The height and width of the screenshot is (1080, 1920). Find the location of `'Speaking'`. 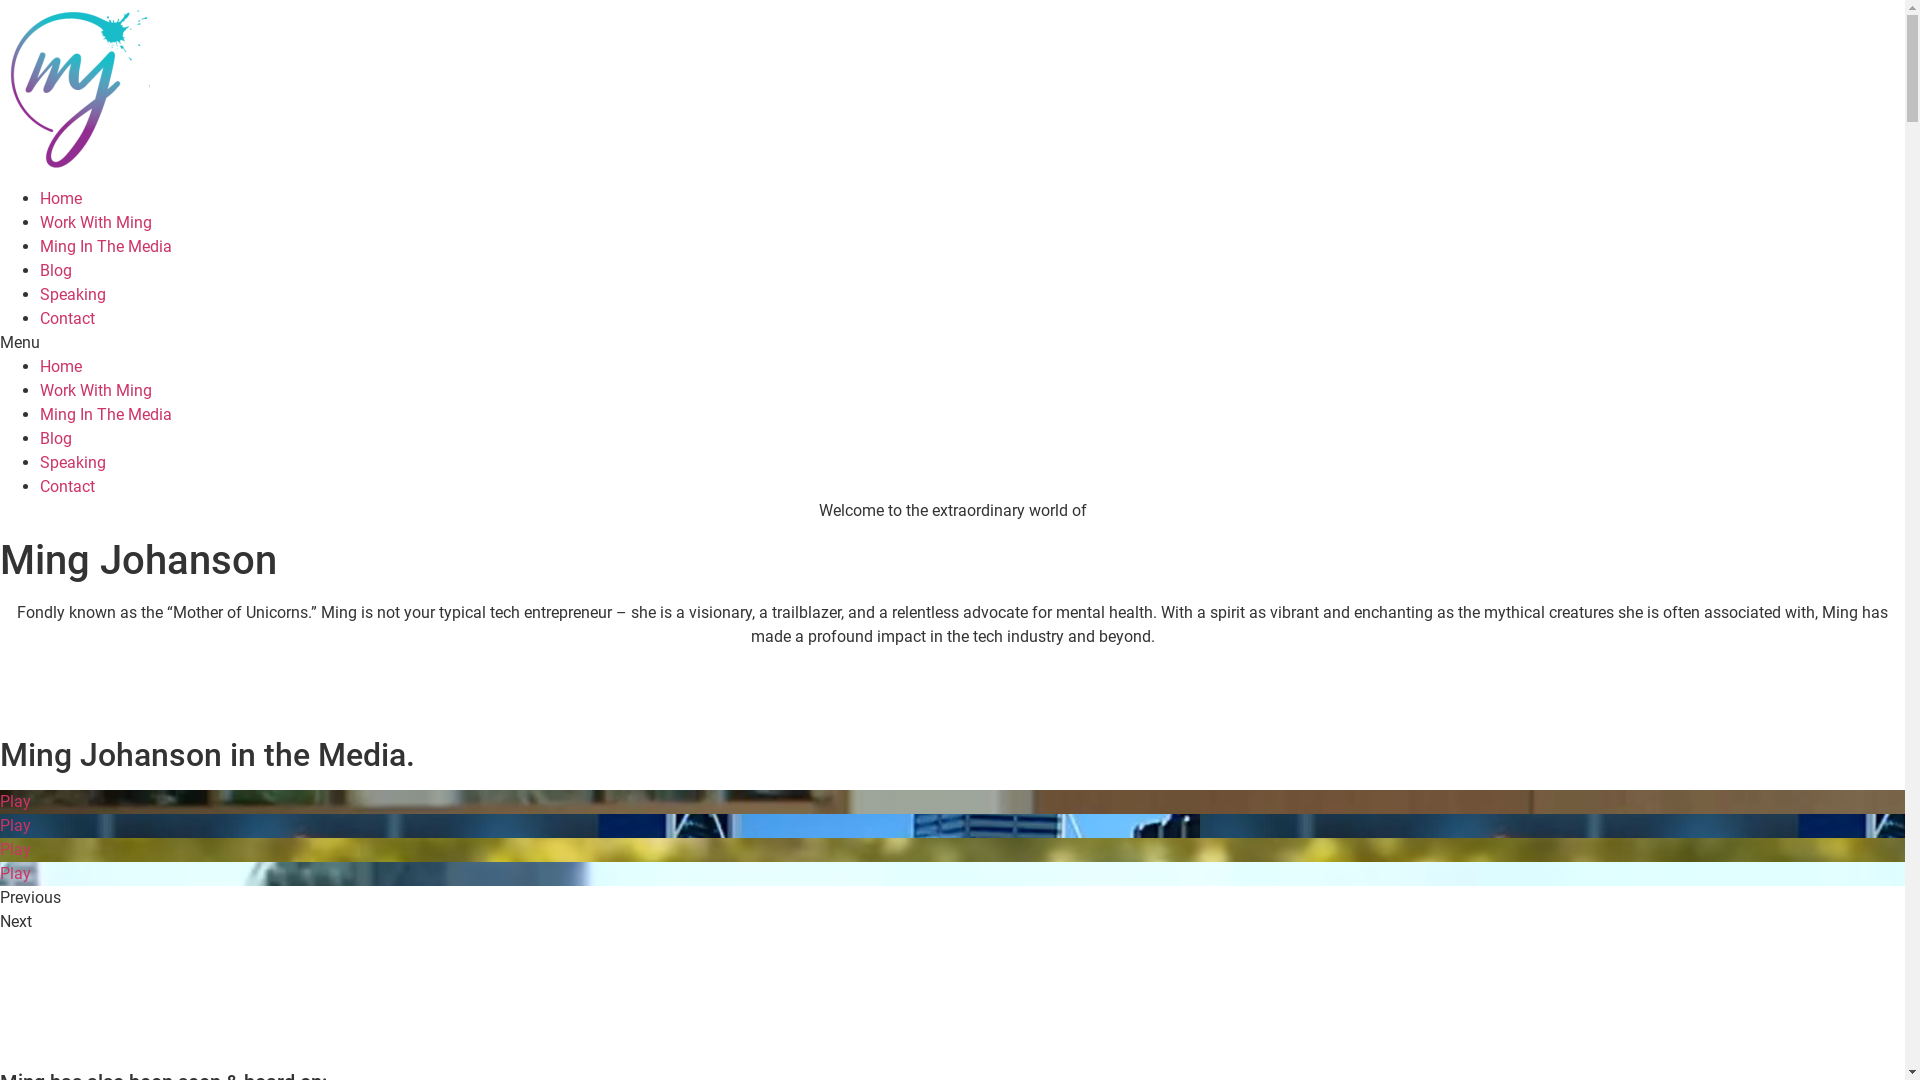

'Speaking' is located at coordinates (72, 294).